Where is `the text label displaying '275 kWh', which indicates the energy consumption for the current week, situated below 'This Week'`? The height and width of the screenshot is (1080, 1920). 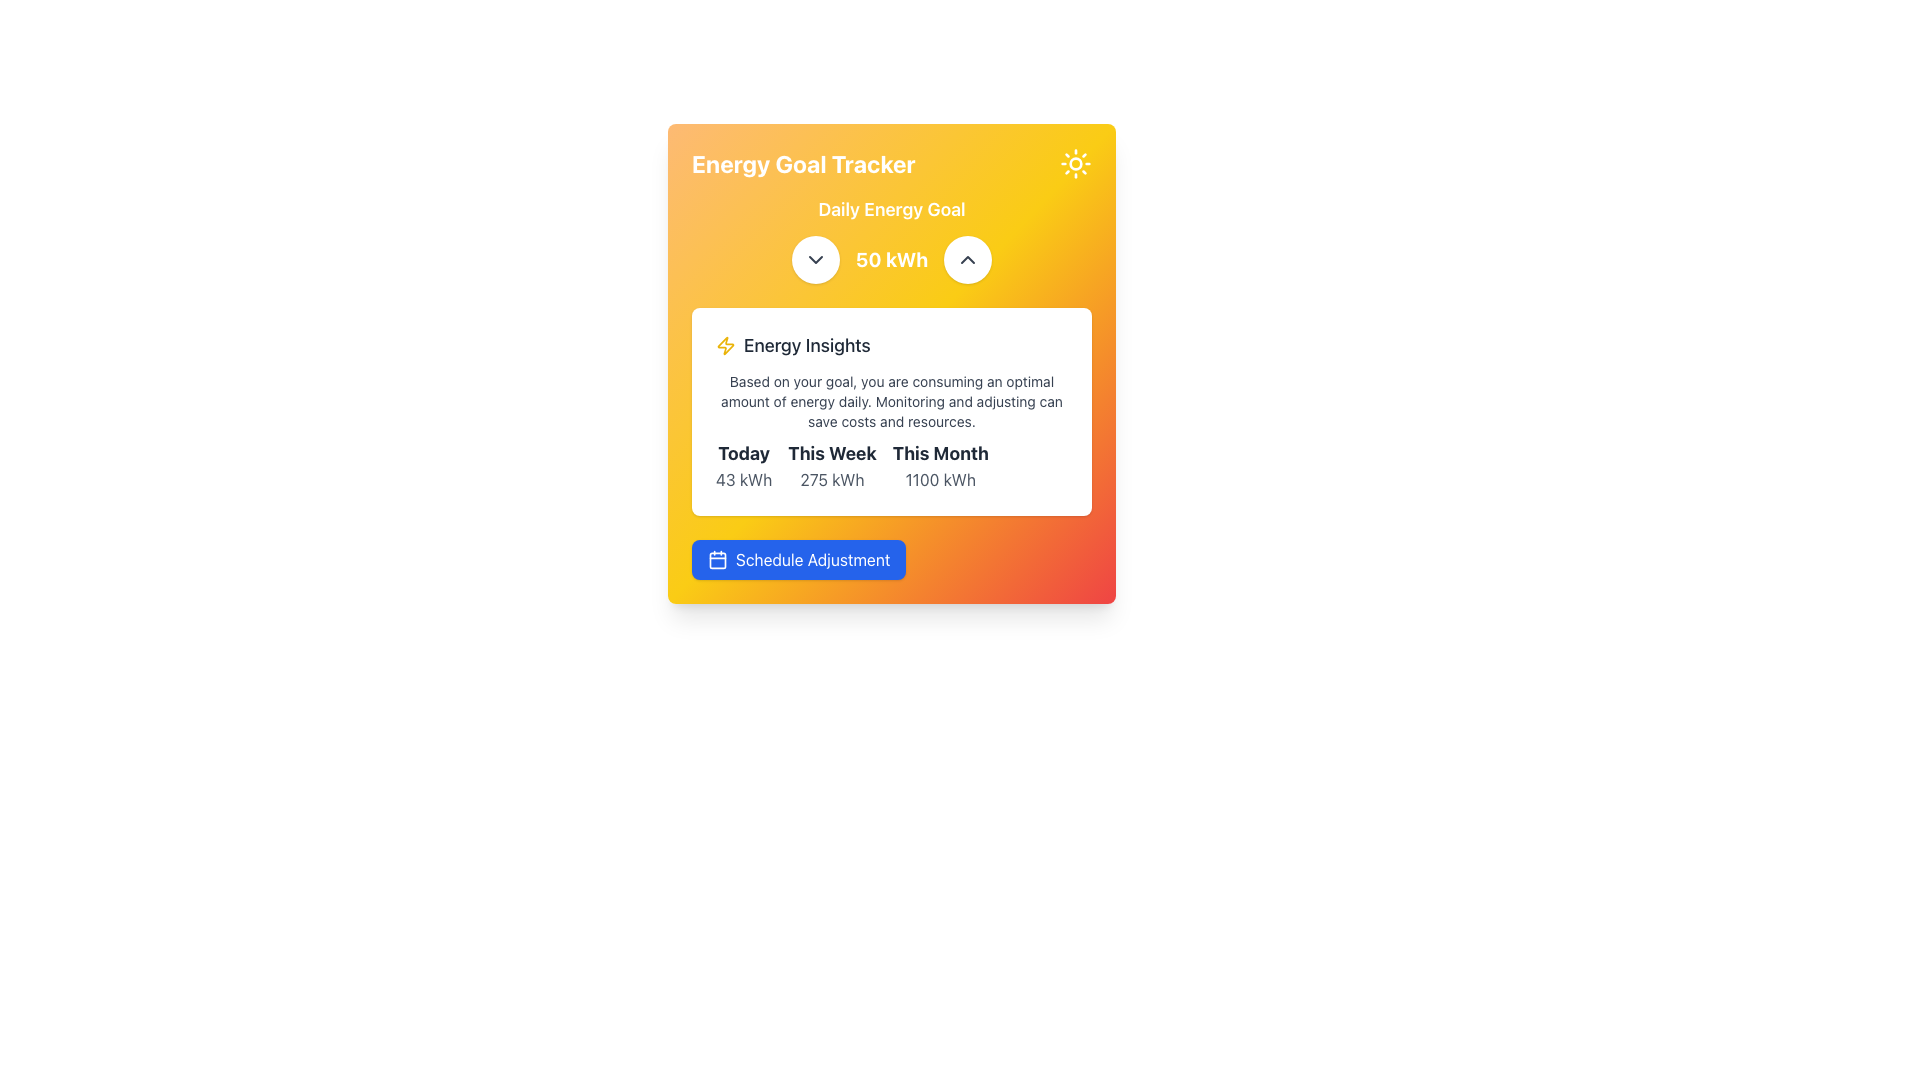
the text label displaying '275 kWh', which indicates the energy consumption for the current week, situated below 'This Week' is located at coordinates (832, 479).